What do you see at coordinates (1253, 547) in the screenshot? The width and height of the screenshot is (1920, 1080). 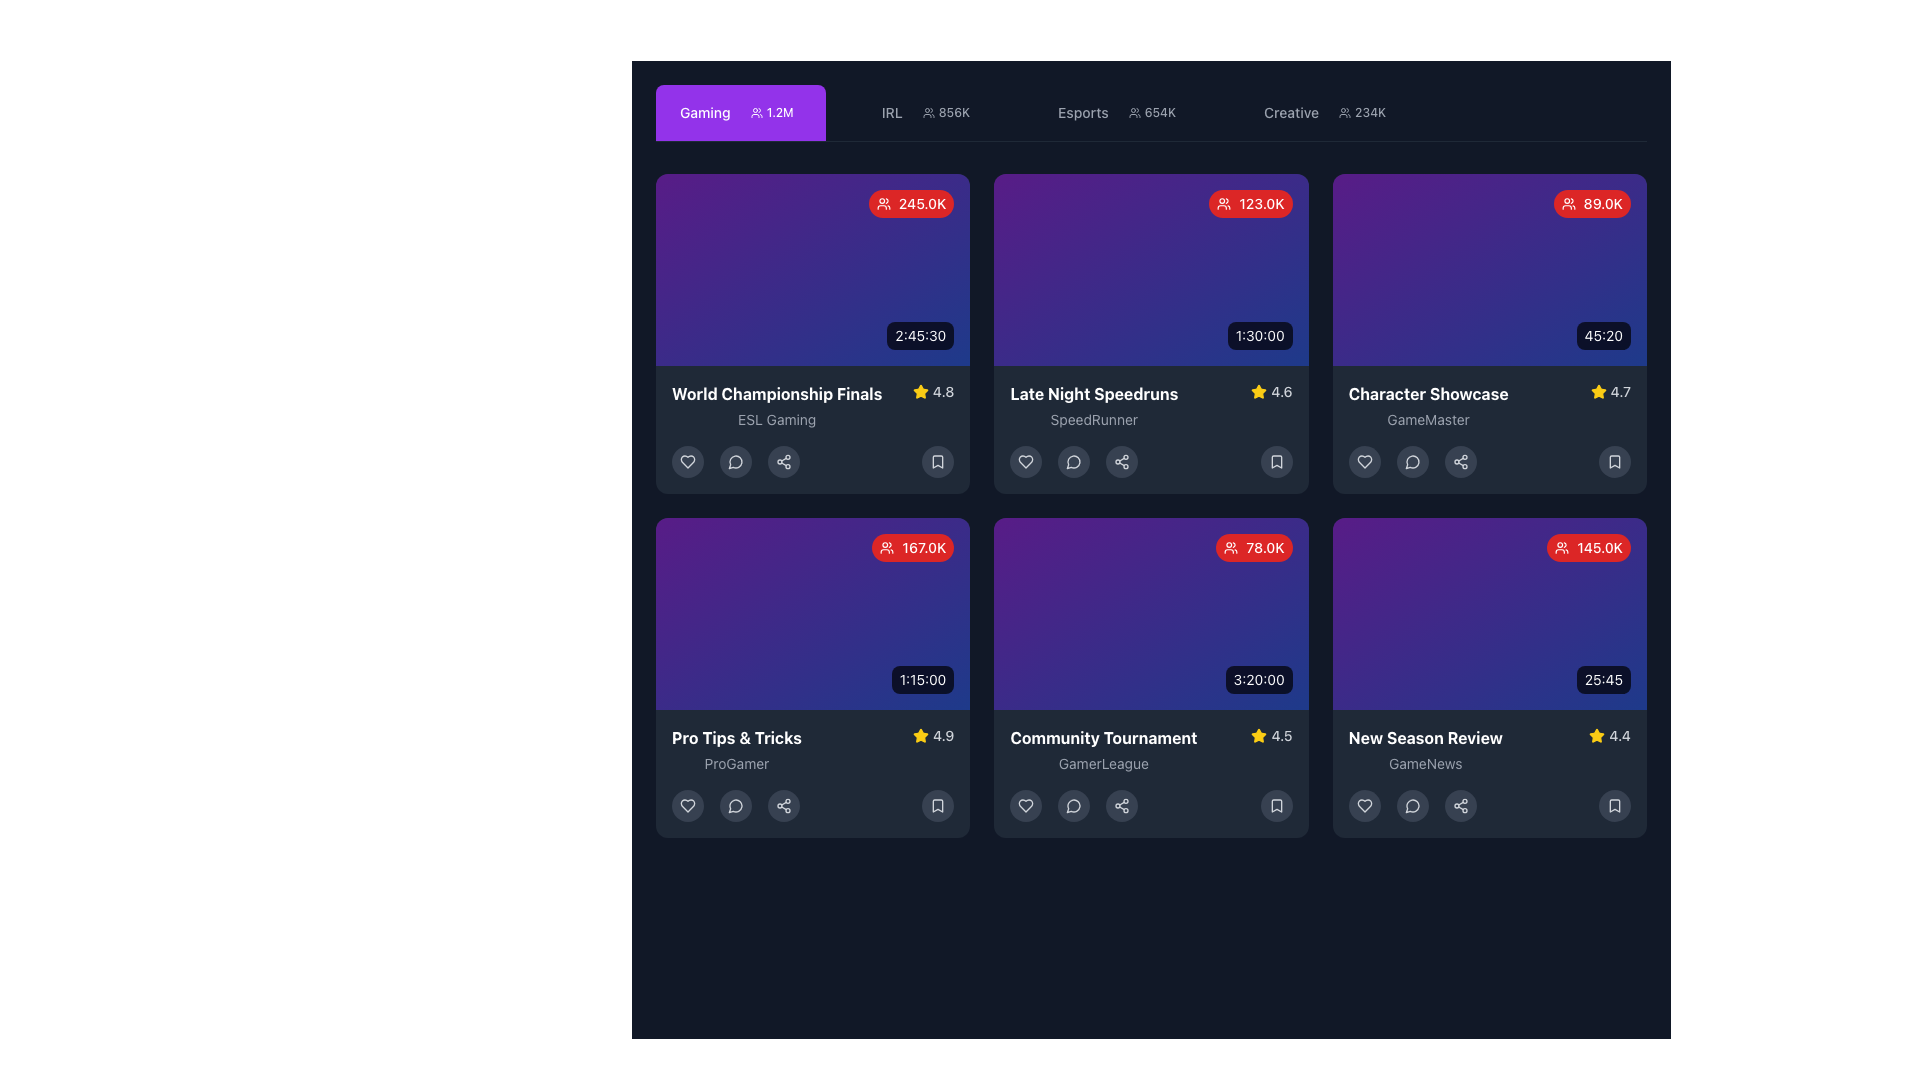 I see `the red badge in the upper-right corner of the 'Community Tournament' card to associate the count '78.0K' with the card's context` at bounding box center [1253, 547].